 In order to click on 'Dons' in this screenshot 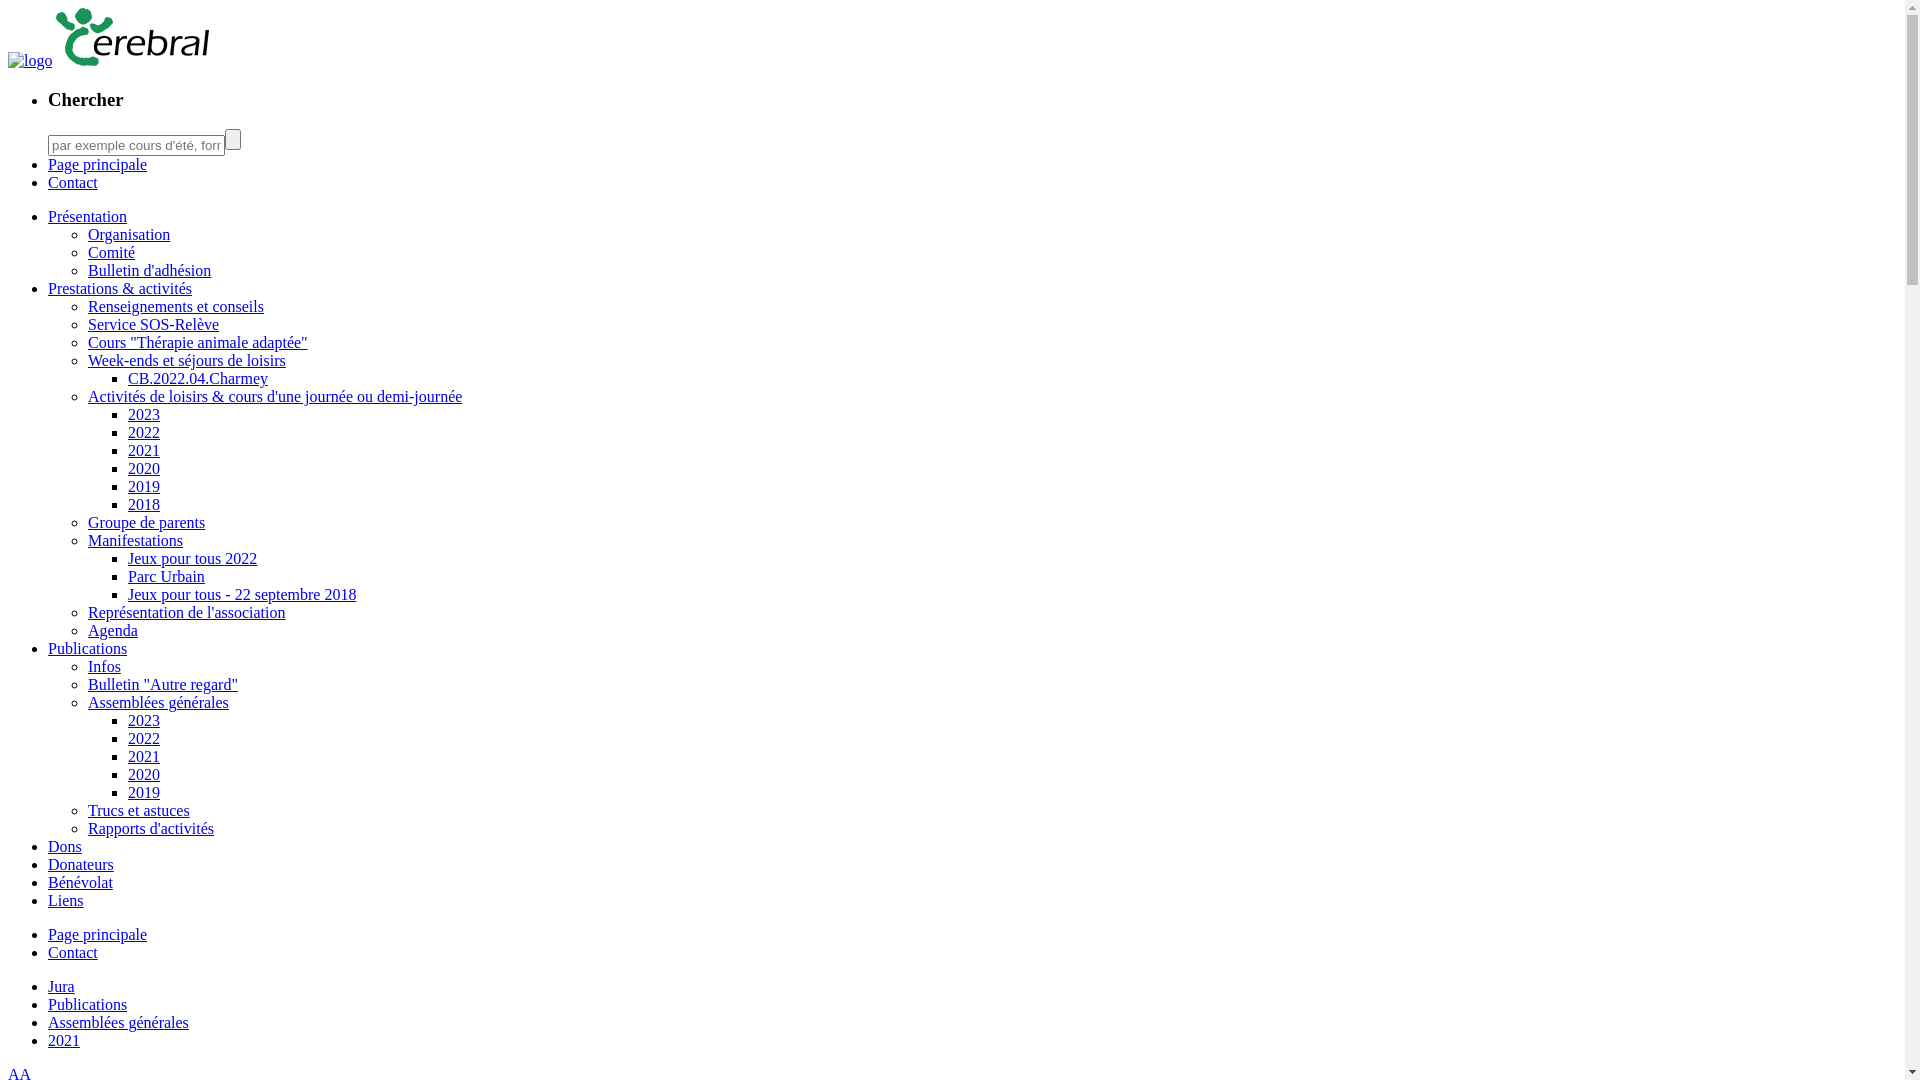, I will do `click(65, 846)`.